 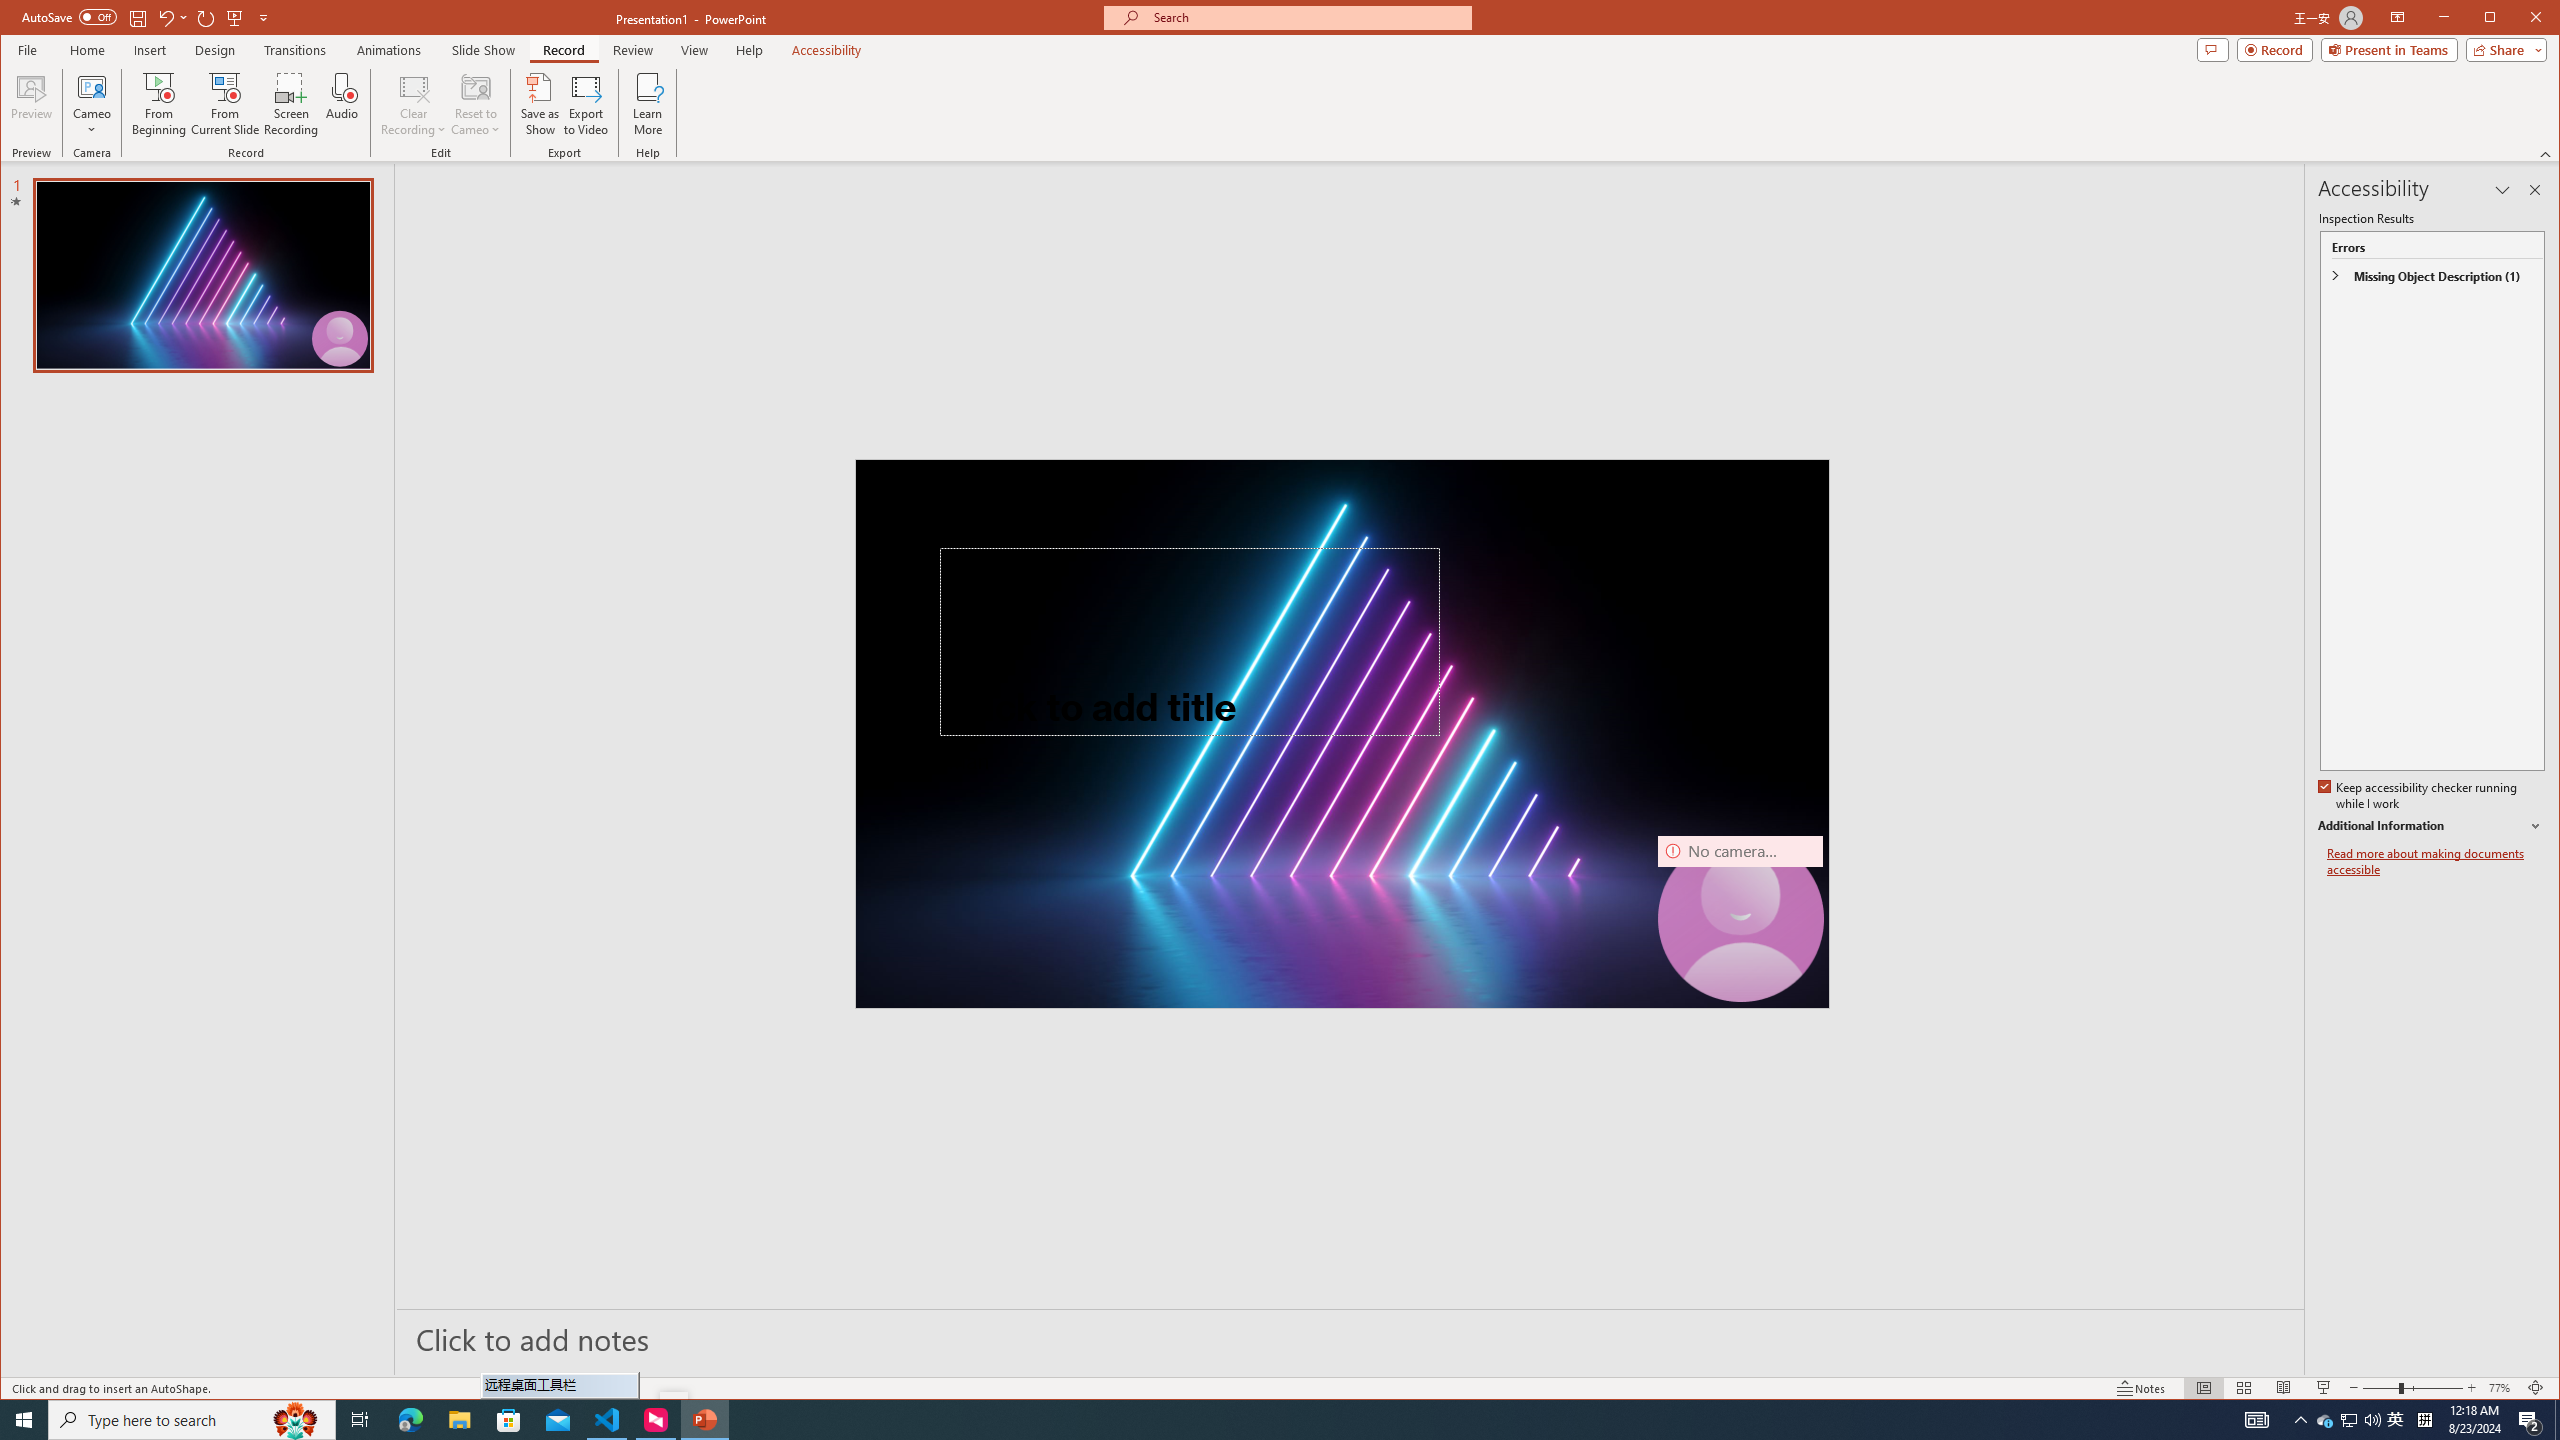 What do you see at coordinates (2300, 1418) in the screenshot?
I see `'Notification Chevron'` at bounding box center [2300, 1418].